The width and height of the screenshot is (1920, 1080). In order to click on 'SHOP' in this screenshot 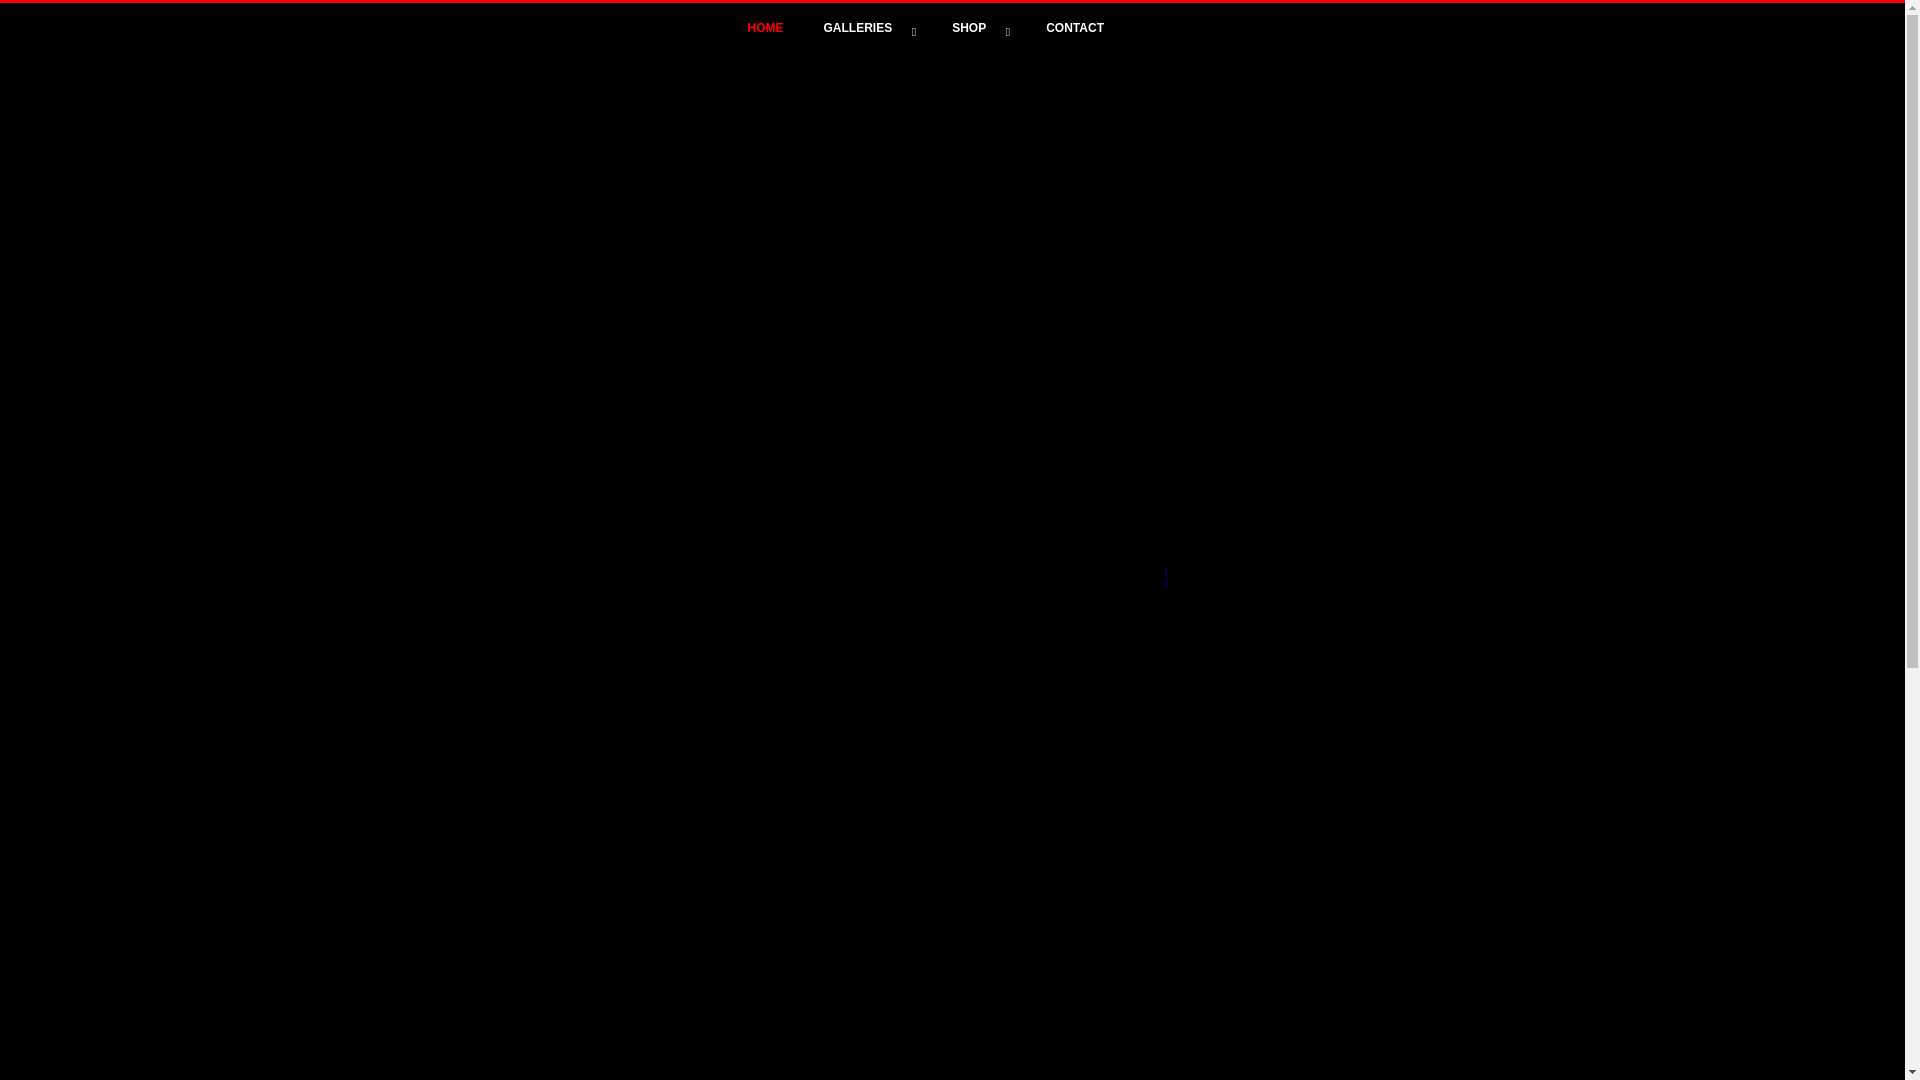, I will do `click(979, 27)`.